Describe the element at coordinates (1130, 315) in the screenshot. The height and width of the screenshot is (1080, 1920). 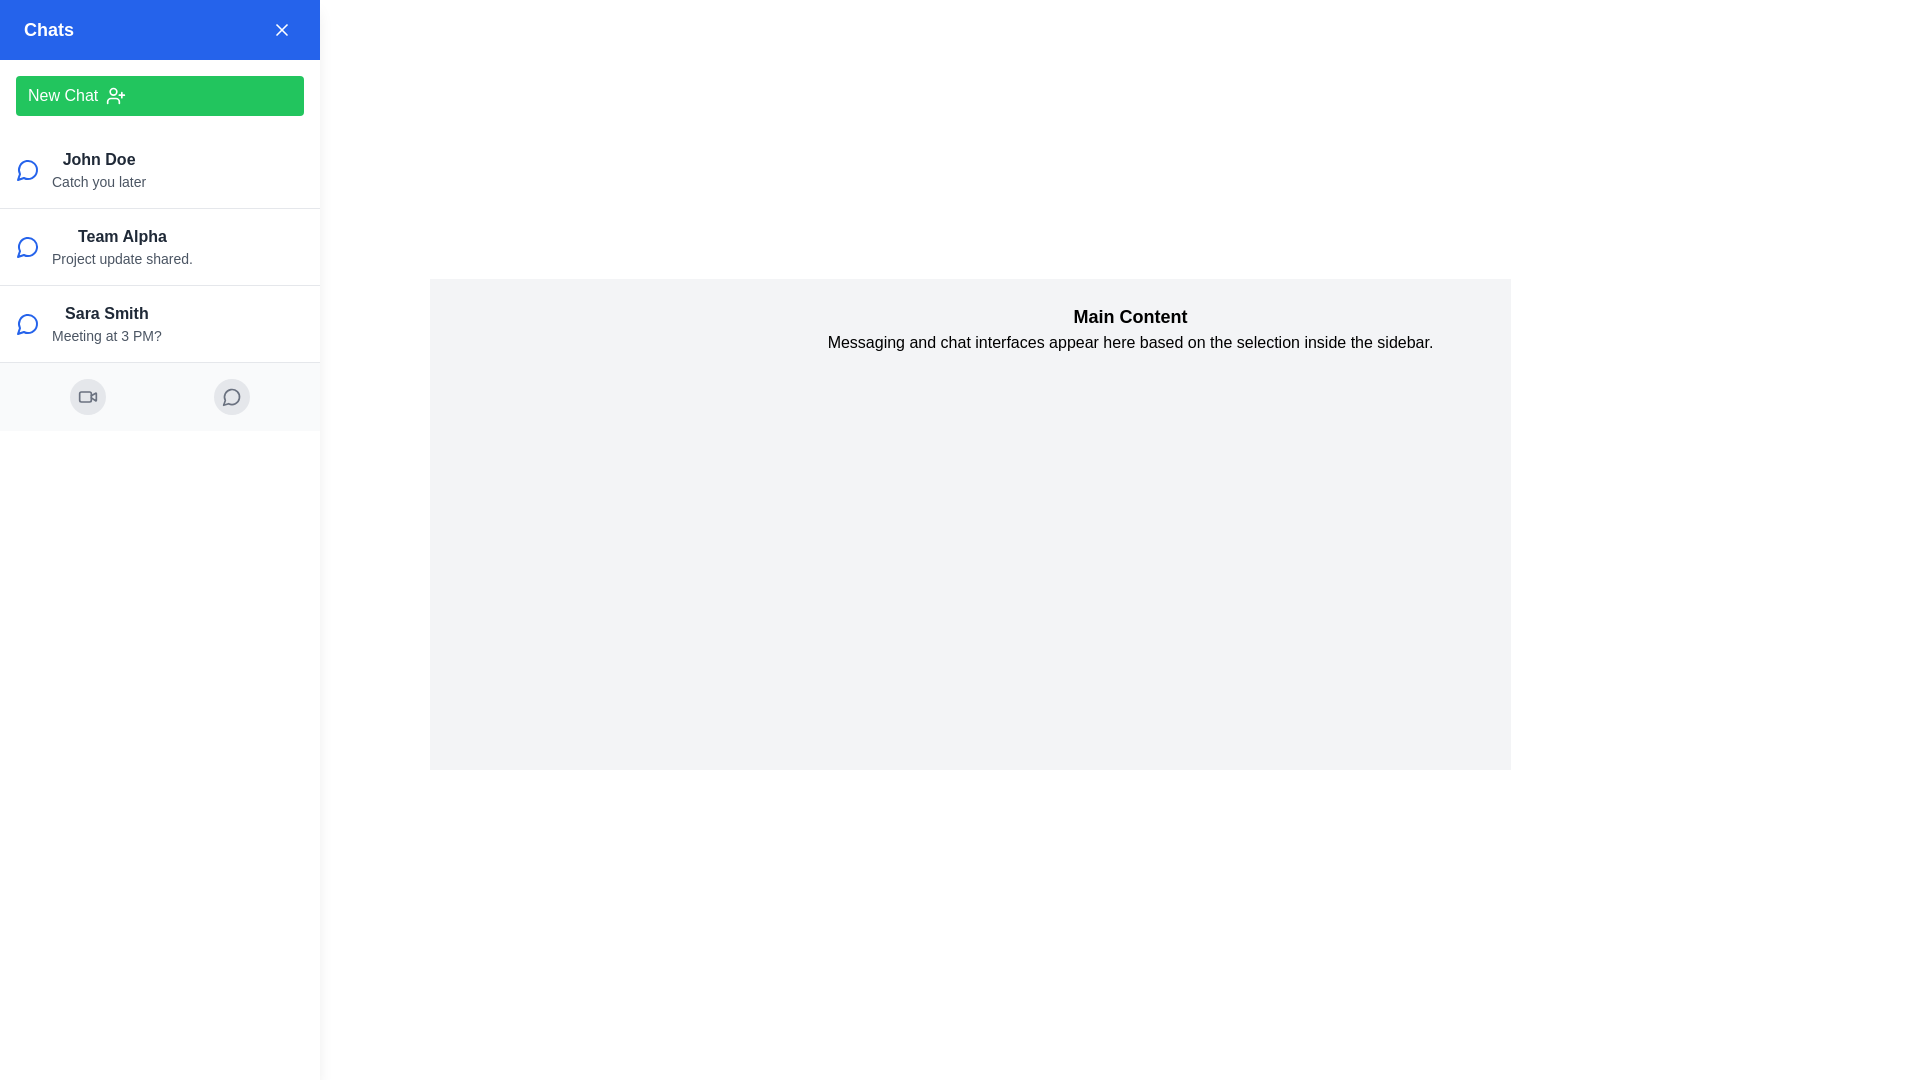
I see `the heading element that serves as a title or description for the section below it, located in the upper central part of the content area` at that location.